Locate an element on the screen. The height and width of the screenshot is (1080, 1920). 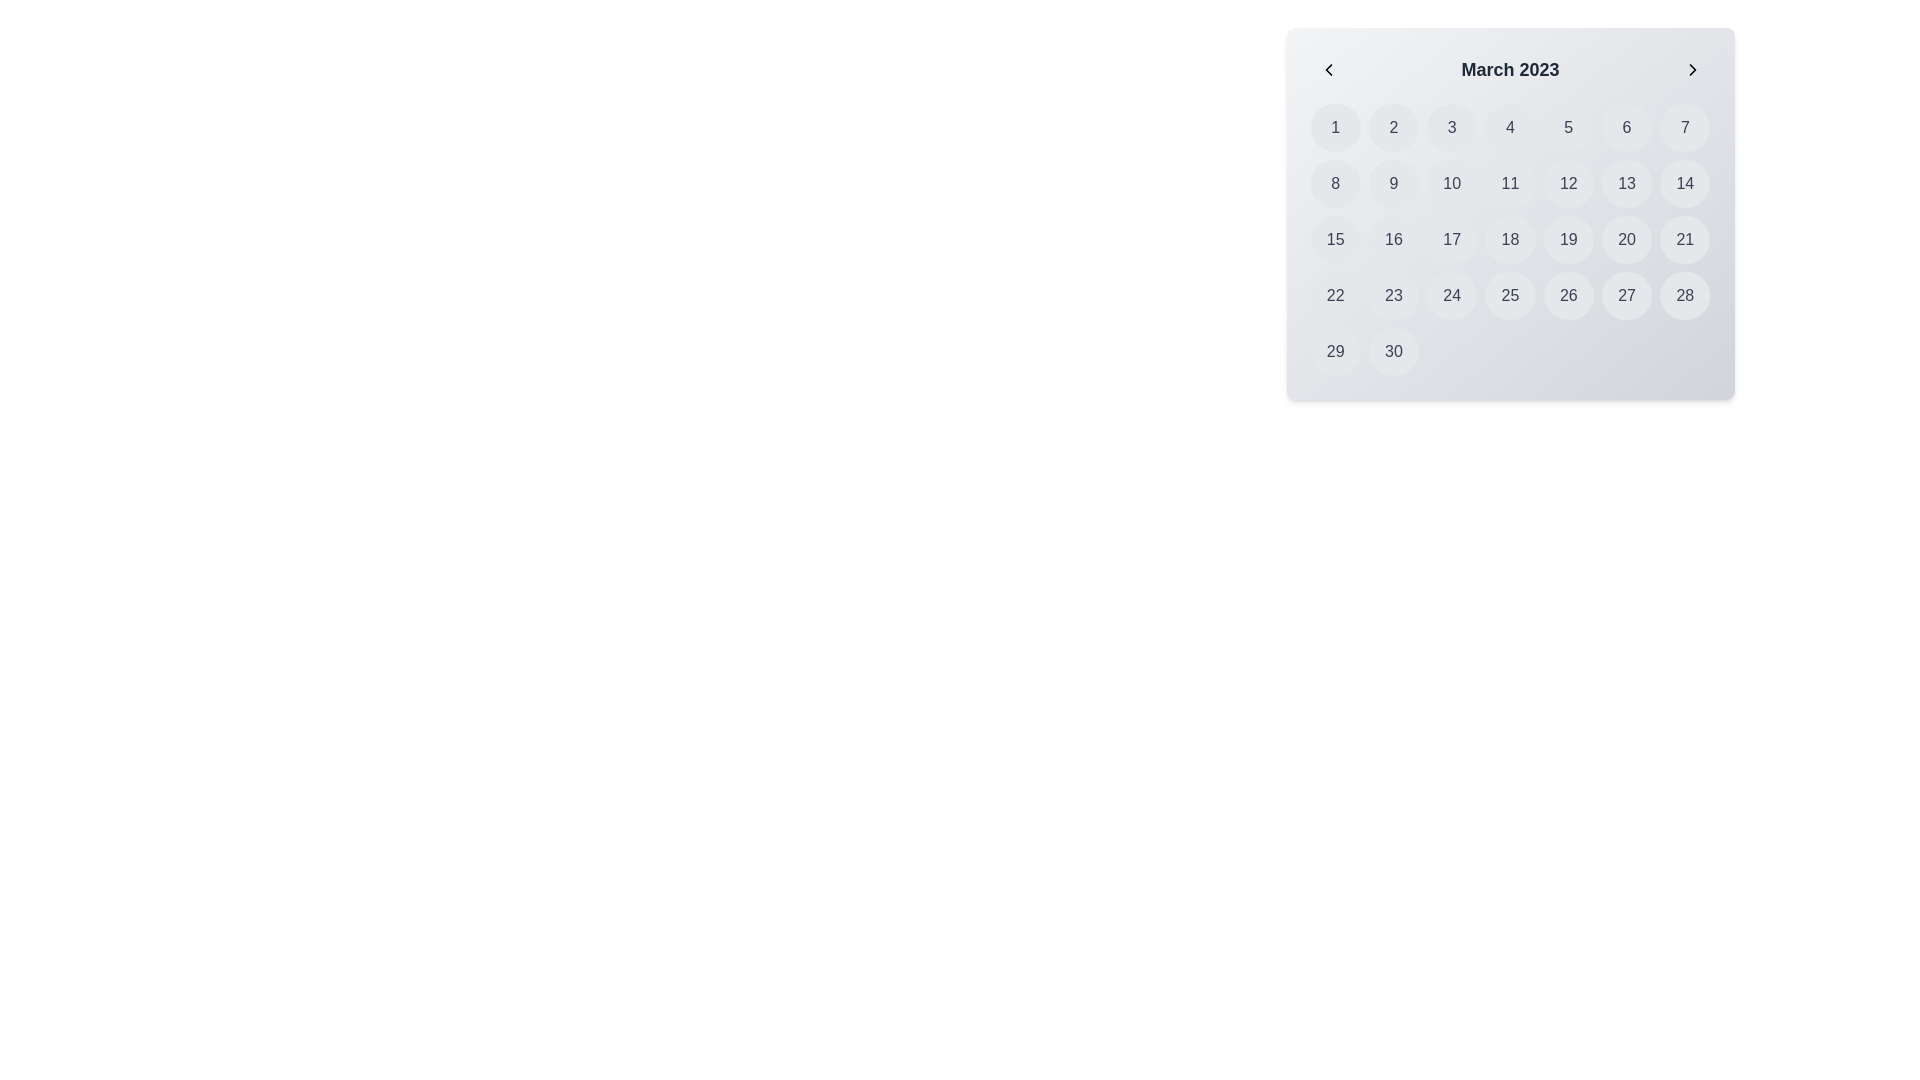
the button representing the day '6' in the calendar is located at coordinates (1627, 127).